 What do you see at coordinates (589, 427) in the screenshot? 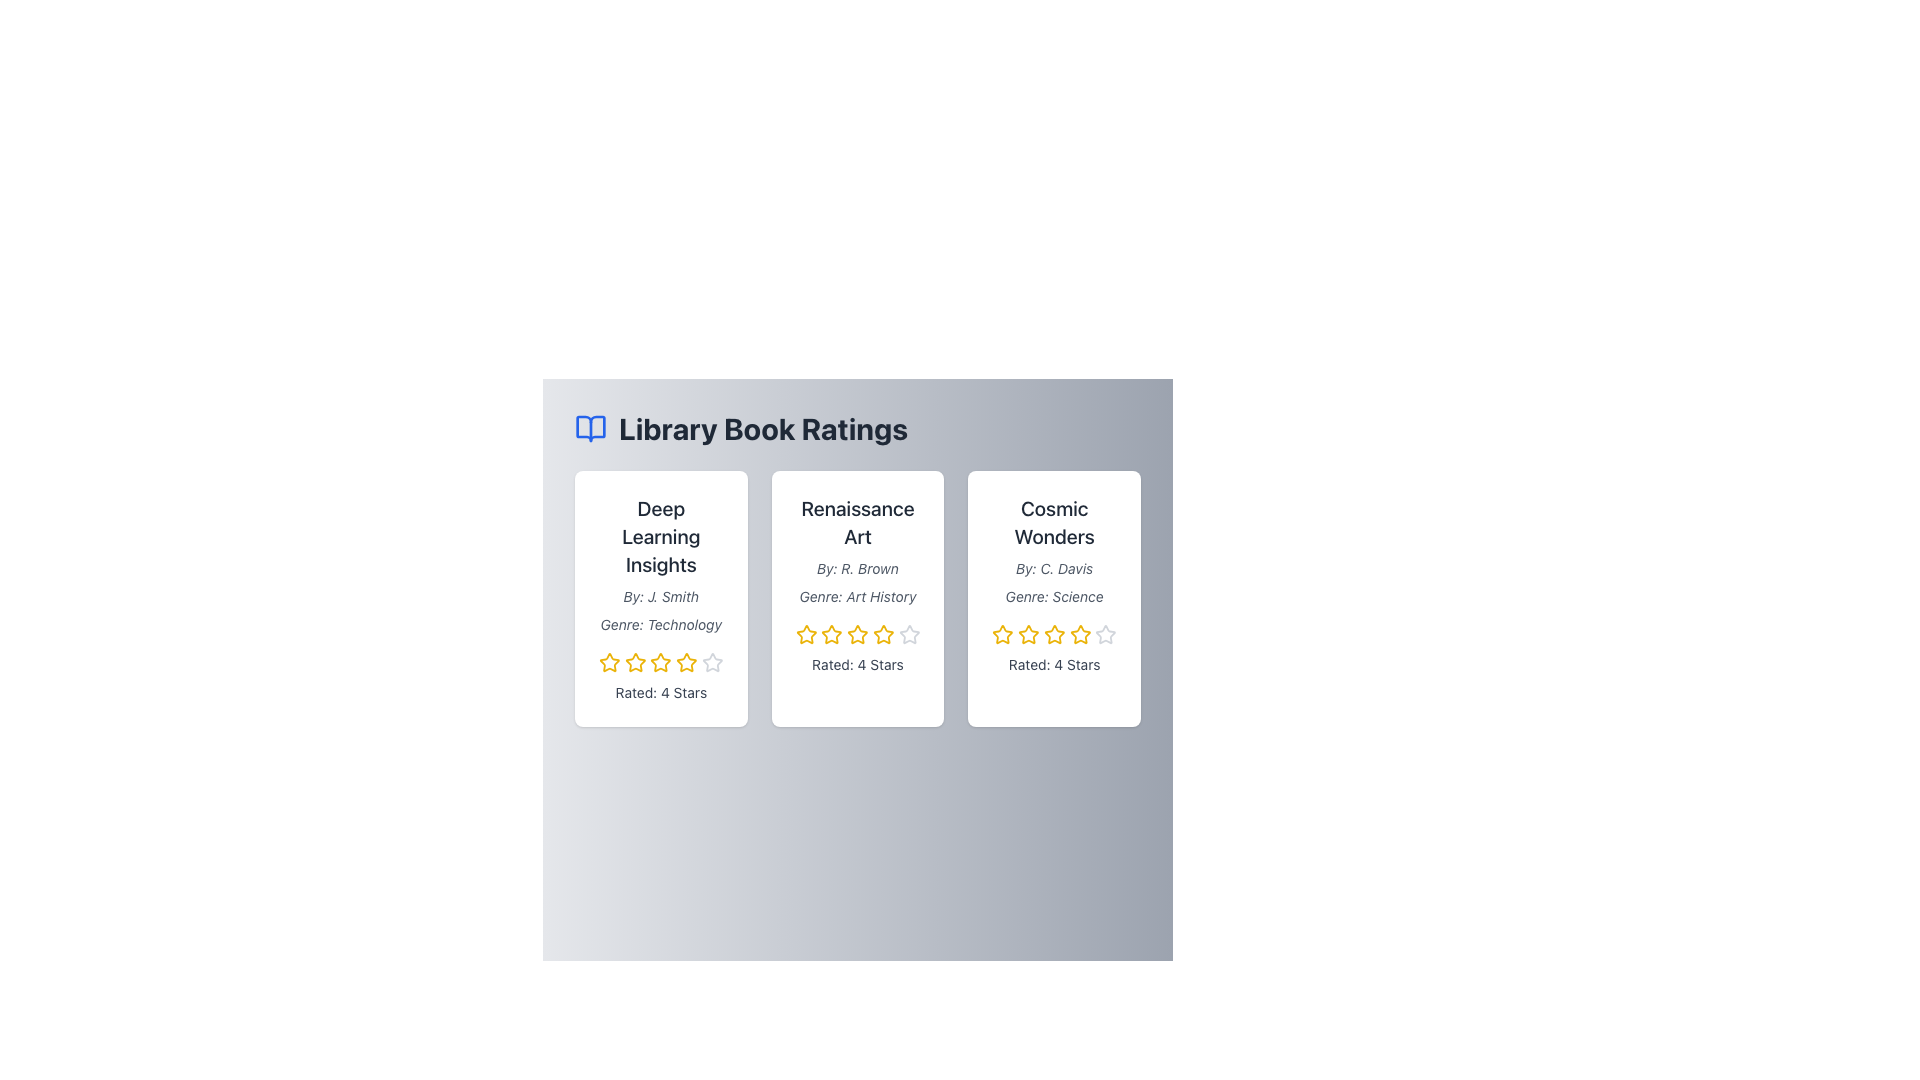
I see `the decorative book icon located at the top-left corner of the interface, to the left of the 'Library Book Ratings' header` at bounding box center [589, 427].